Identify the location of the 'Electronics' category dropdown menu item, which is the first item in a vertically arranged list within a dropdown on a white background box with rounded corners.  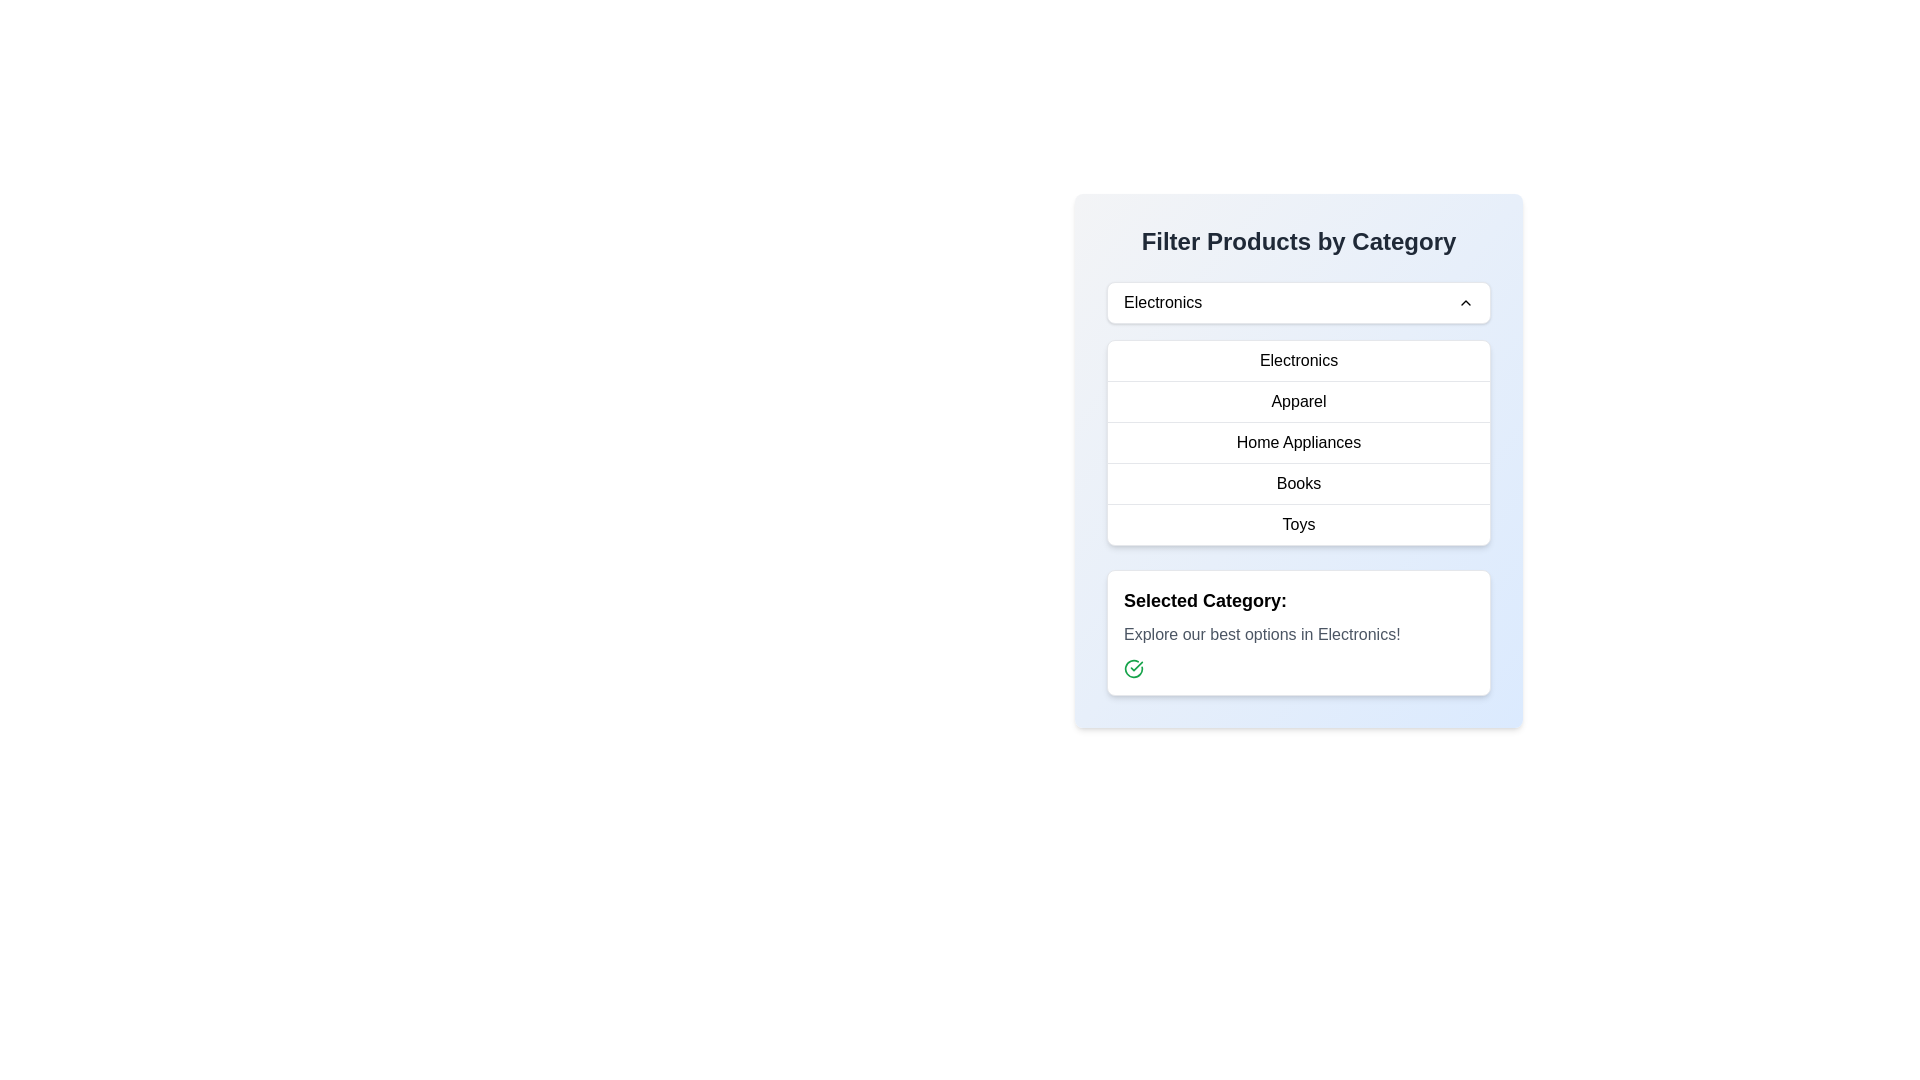
(1299, 361).